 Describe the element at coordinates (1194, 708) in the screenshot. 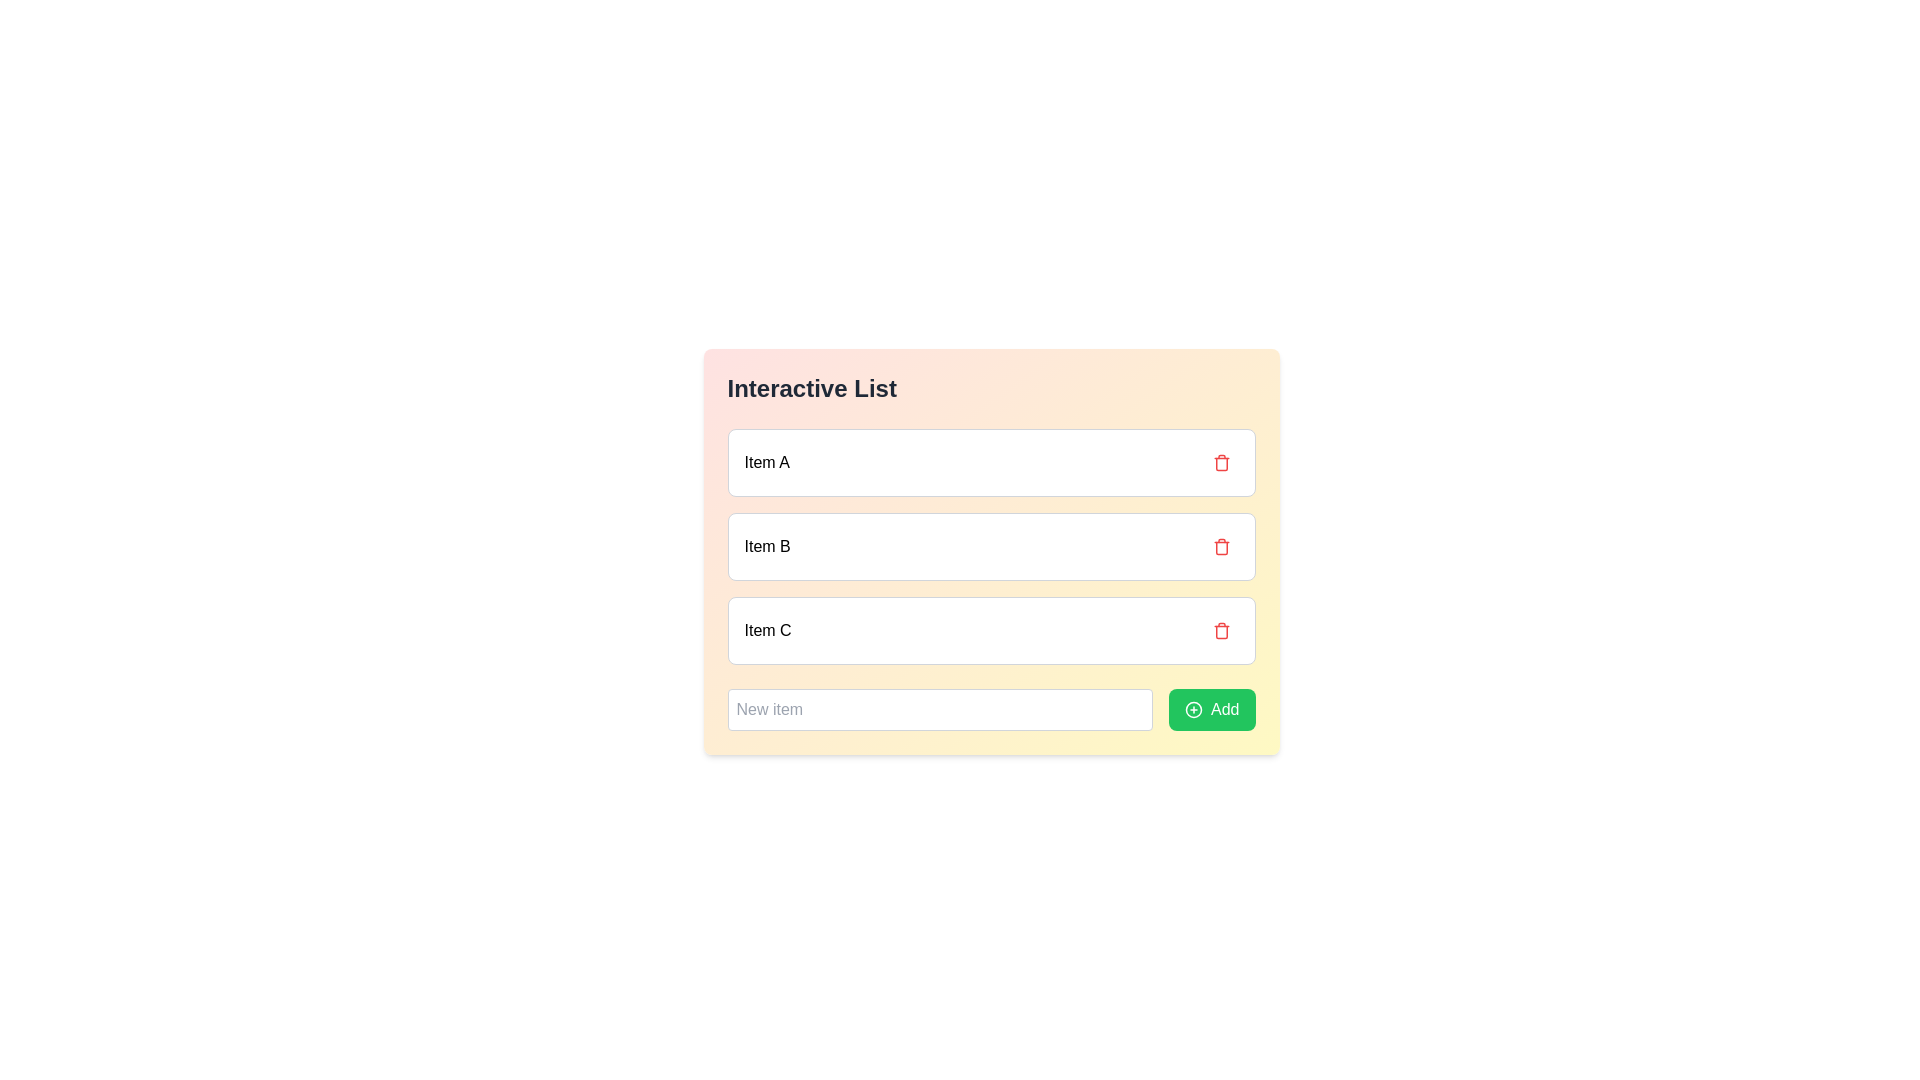

I see `the addition icon located in the bottom-right corner of the green 'Add' button within the form entry` at that location.